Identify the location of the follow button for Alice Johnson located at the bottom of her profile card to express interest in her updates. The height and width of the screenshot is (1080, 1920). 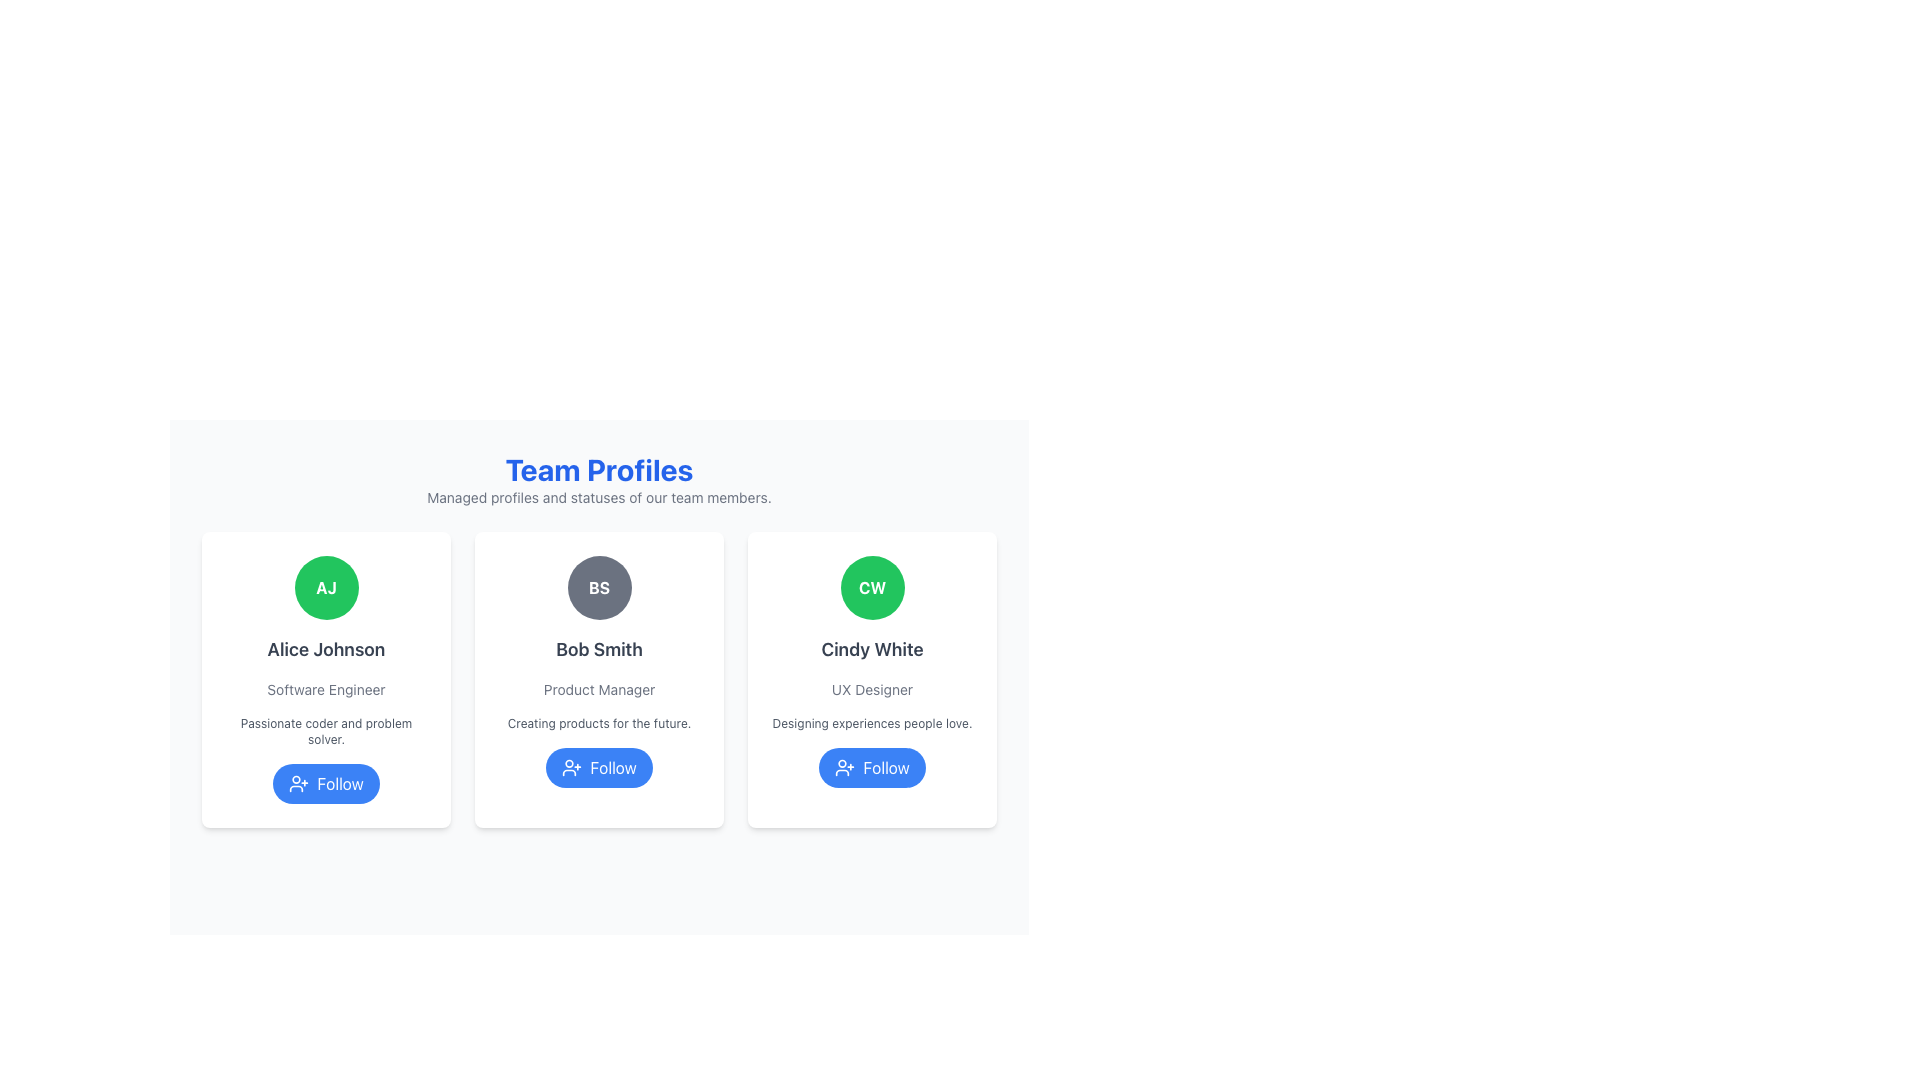
(326, 782).